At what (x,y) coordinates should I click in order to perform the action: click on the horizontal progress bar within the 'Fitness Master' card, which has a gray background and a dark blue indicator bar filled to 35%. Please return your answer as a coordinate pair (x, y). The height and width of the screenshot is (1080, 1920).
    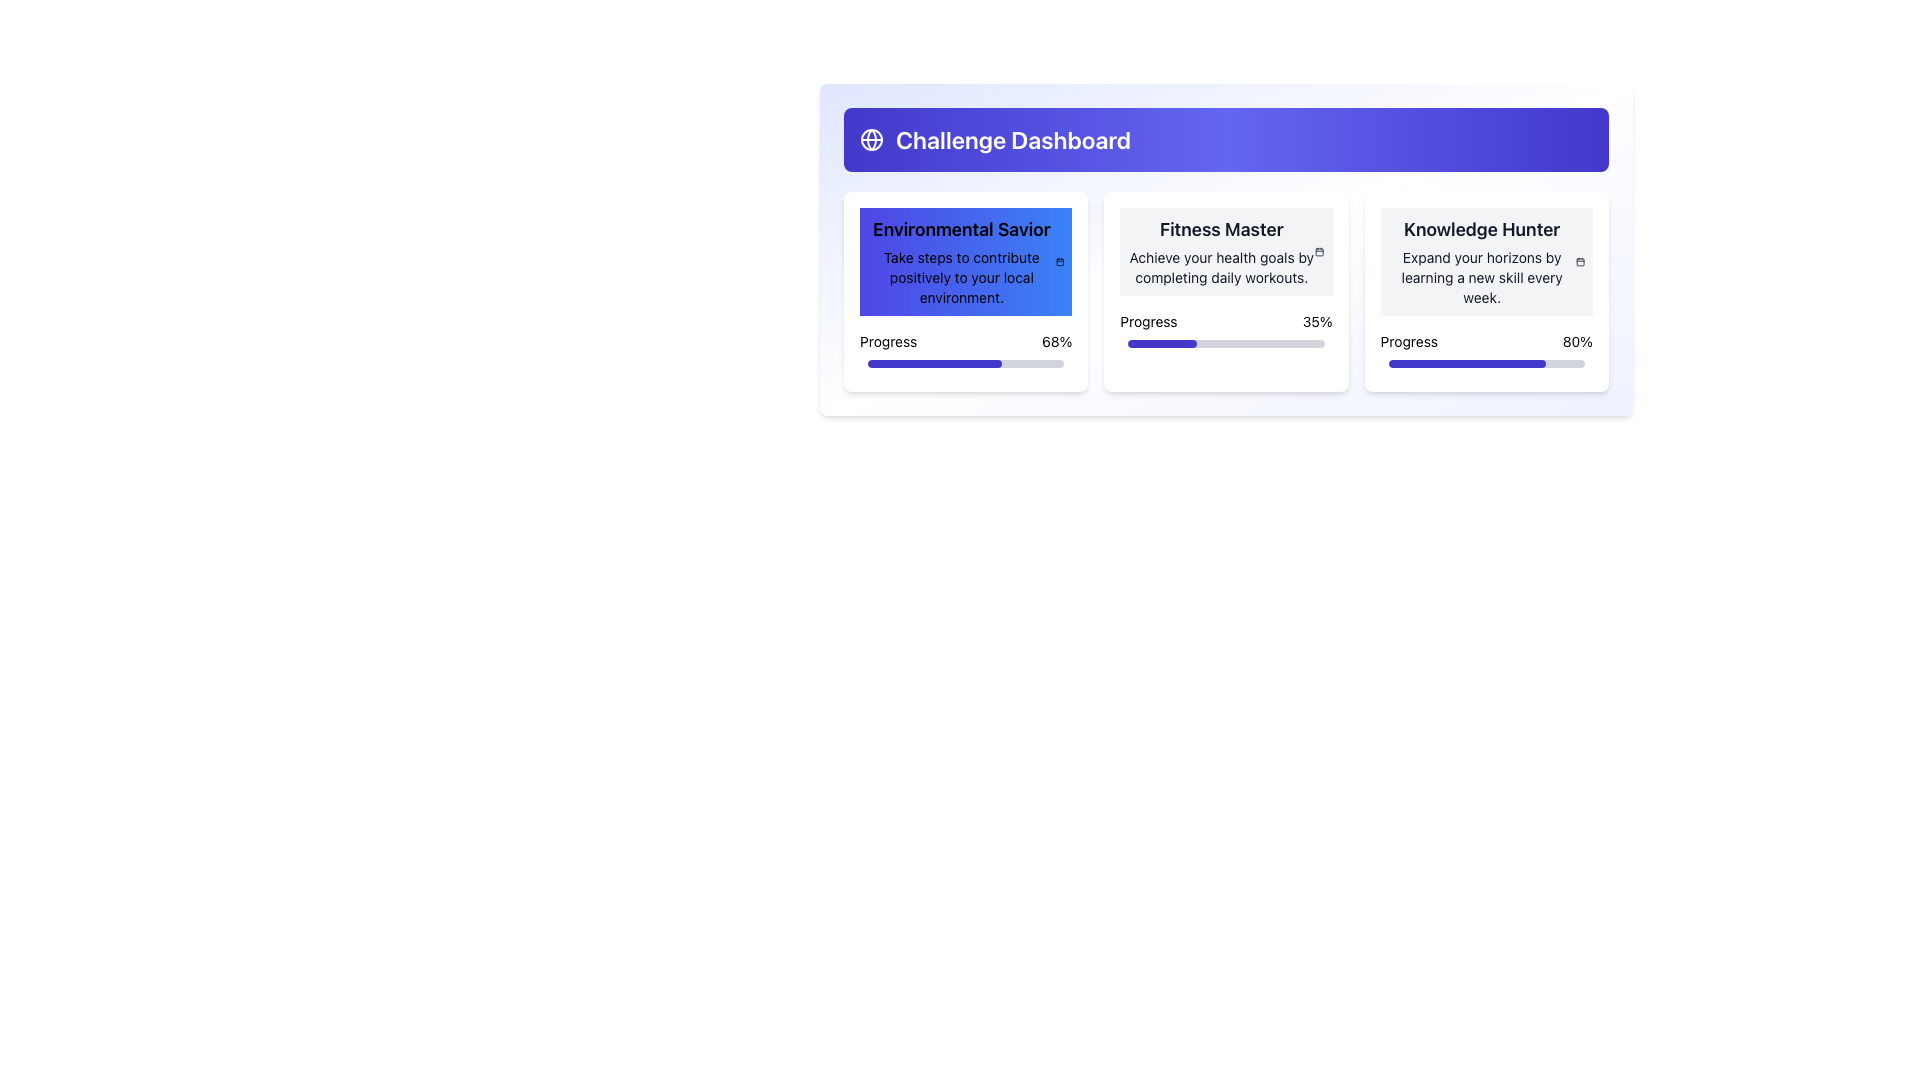
    Looking at the image, I should click on (1225, 342).